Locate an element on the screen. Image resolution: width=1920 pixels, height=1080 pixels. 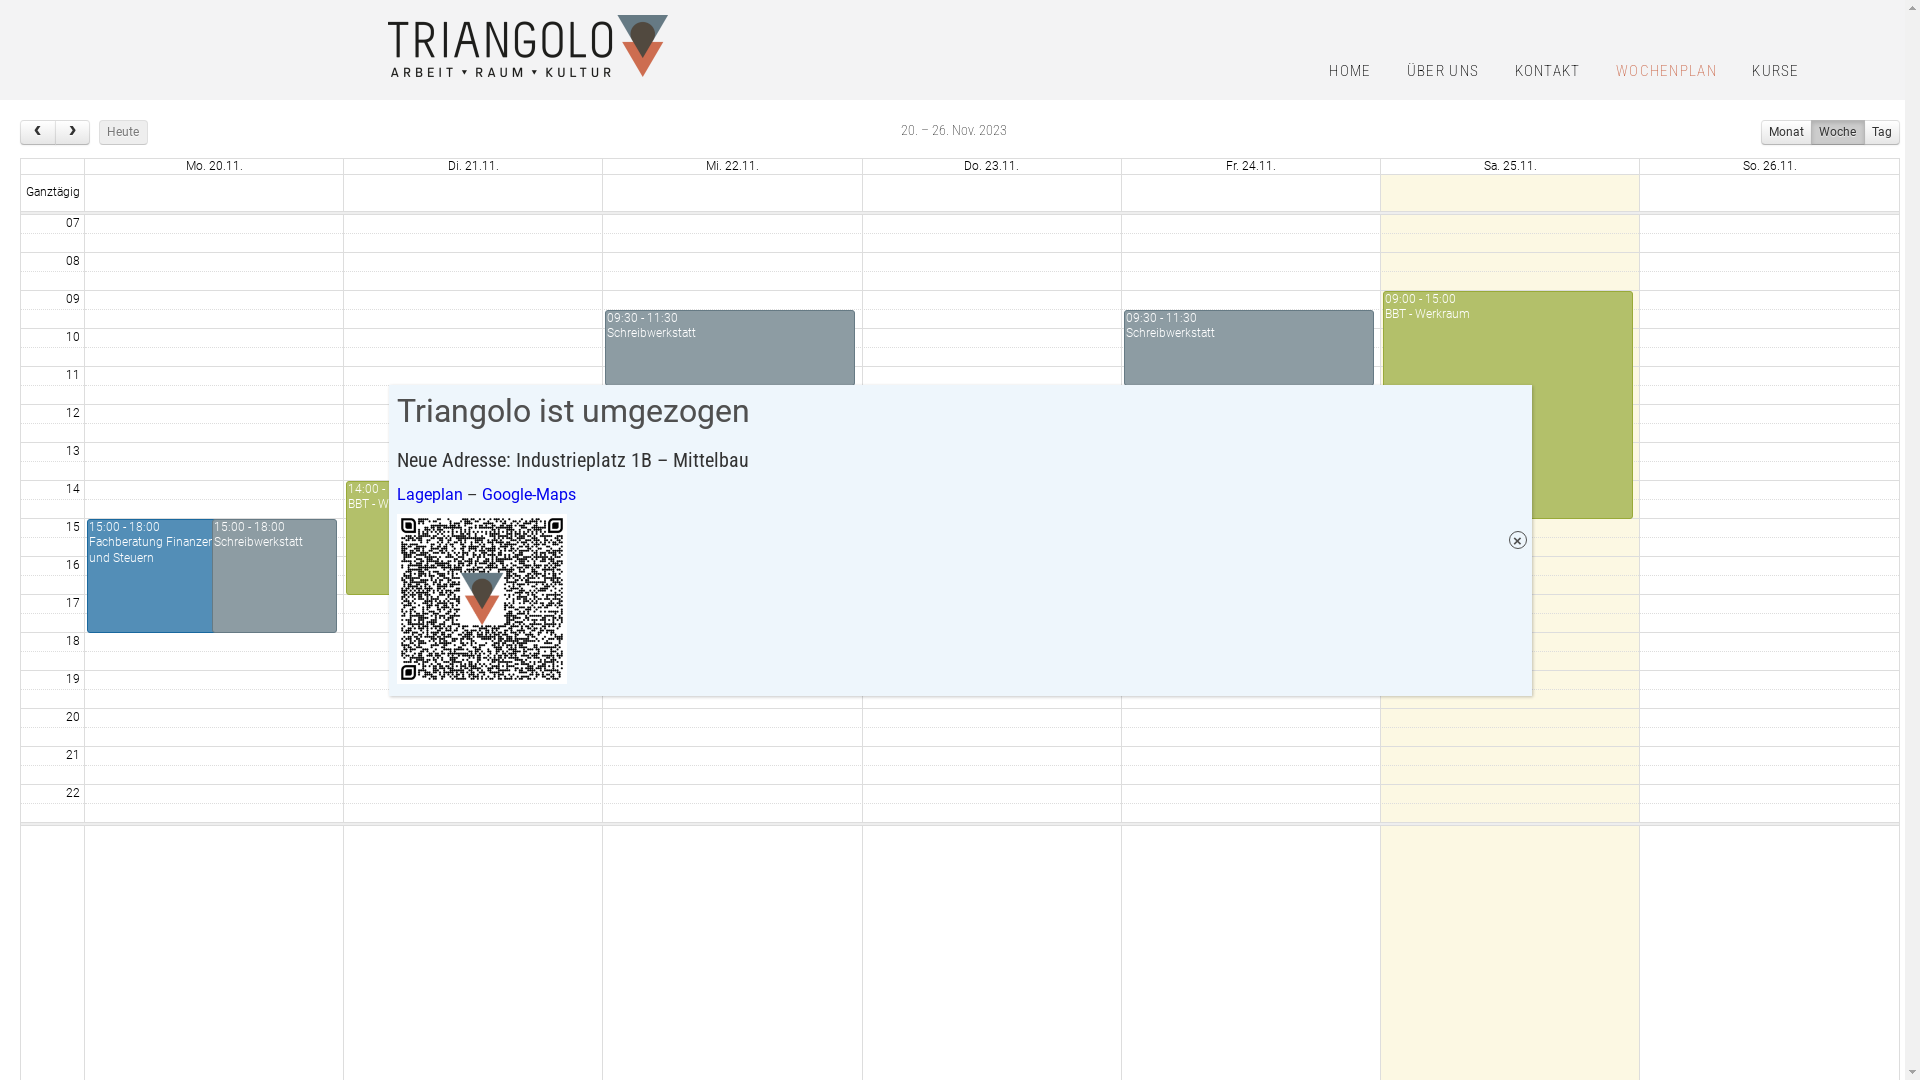
'Monat' is located at coordinates (1786, 132).